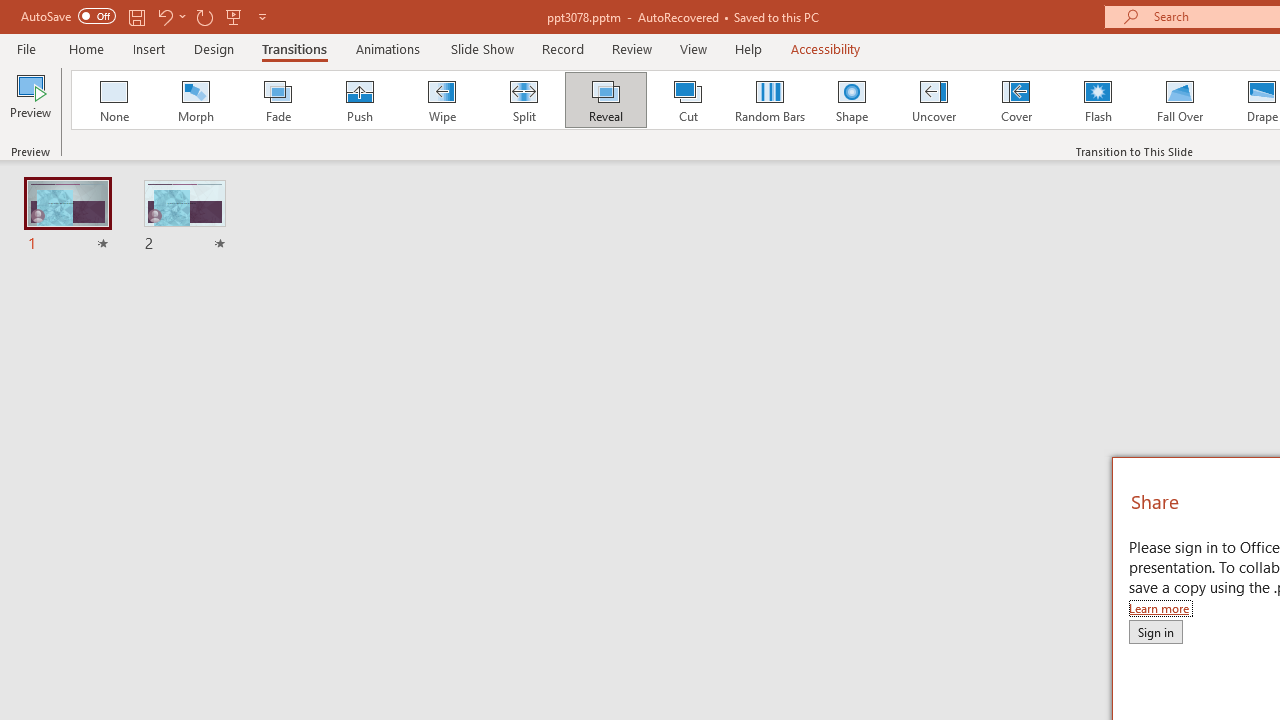 This screenshot has width=1280, height=720. What do you see at coordinates (359, 100) in the screenshot?
I see `'Push'` at bounding box center [359, 100].